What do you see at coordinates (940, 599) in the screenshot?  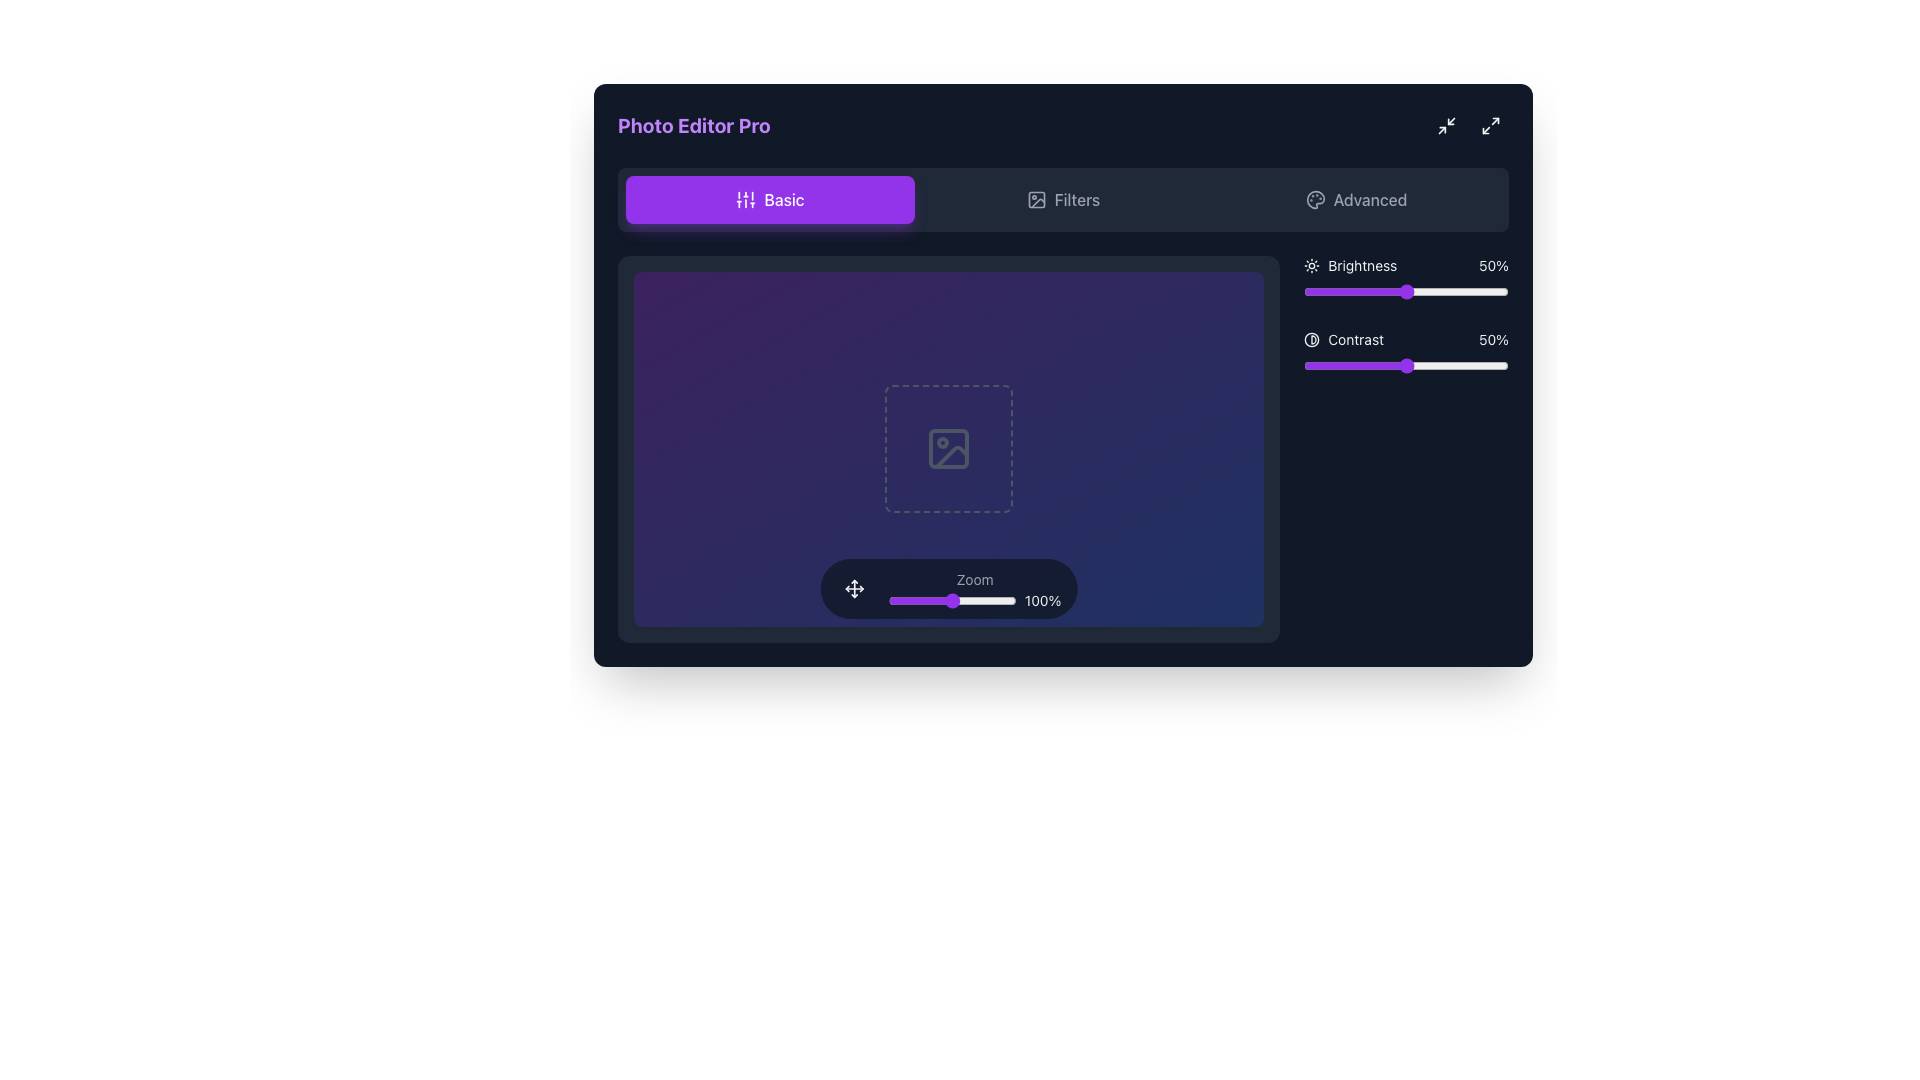 I see `the zoom level` at bounding box center [940, 599].